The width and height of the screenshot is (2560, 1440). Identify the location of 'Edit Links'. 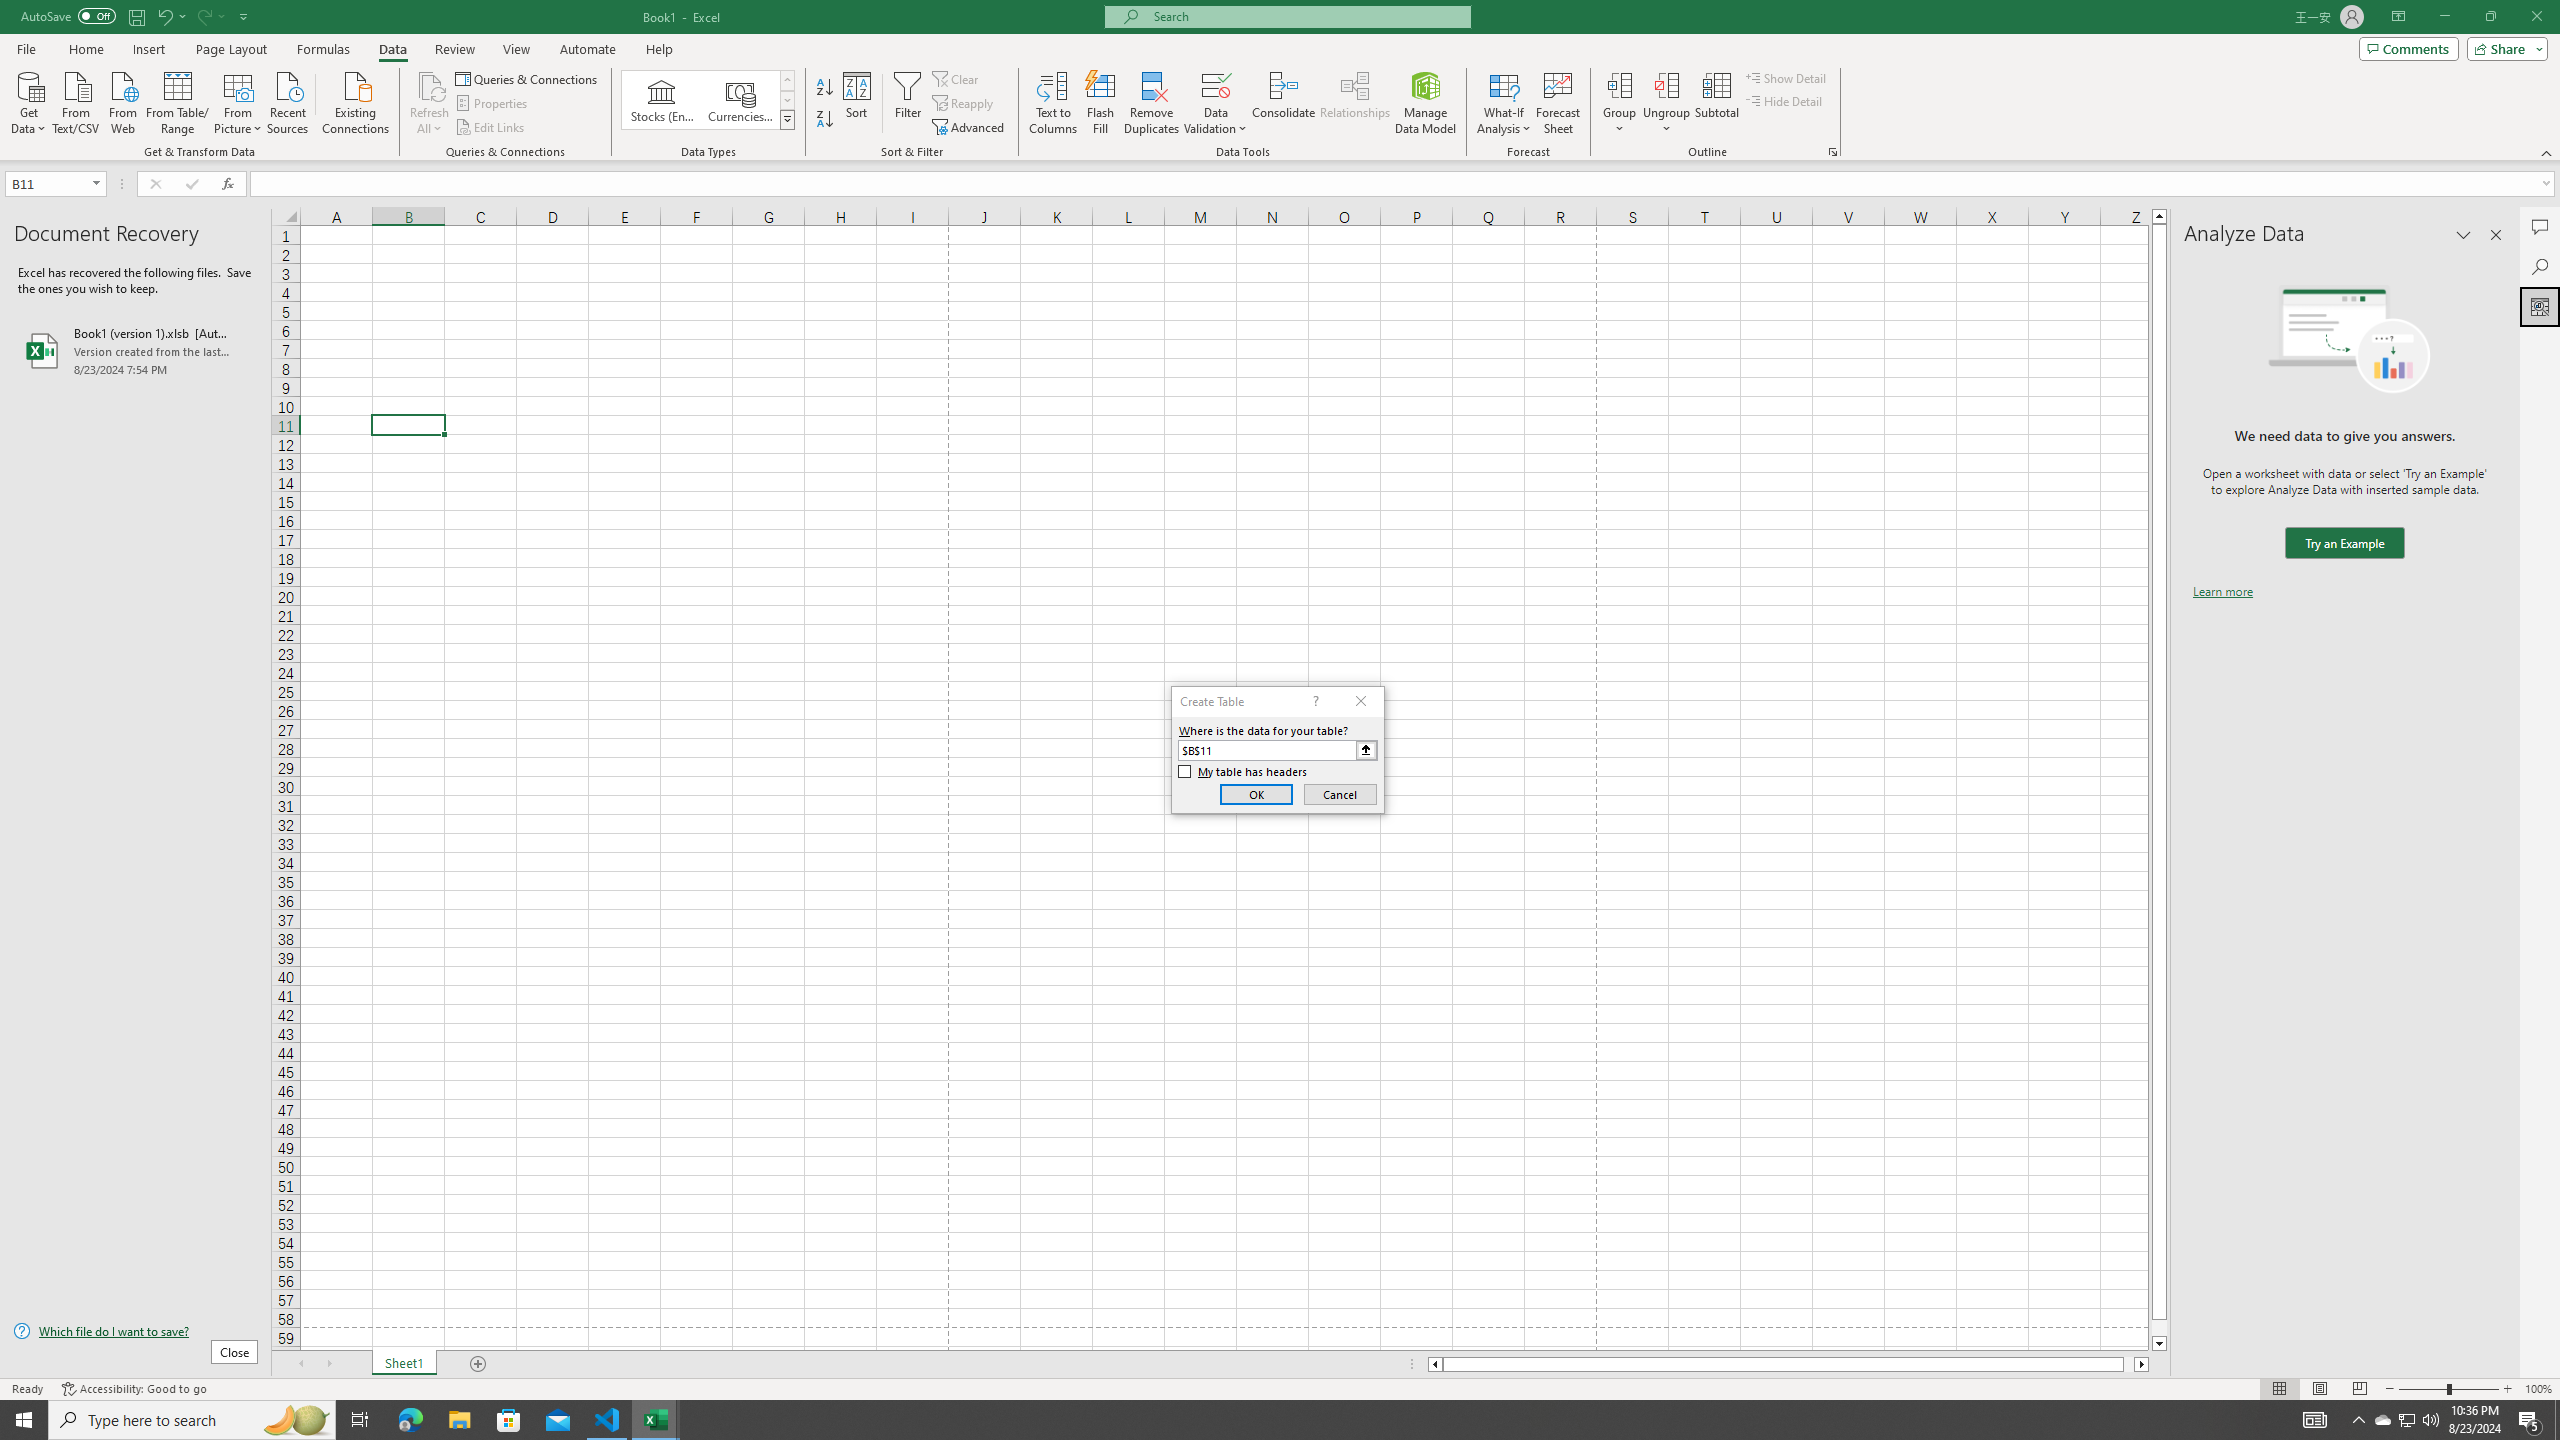
(490, 127).